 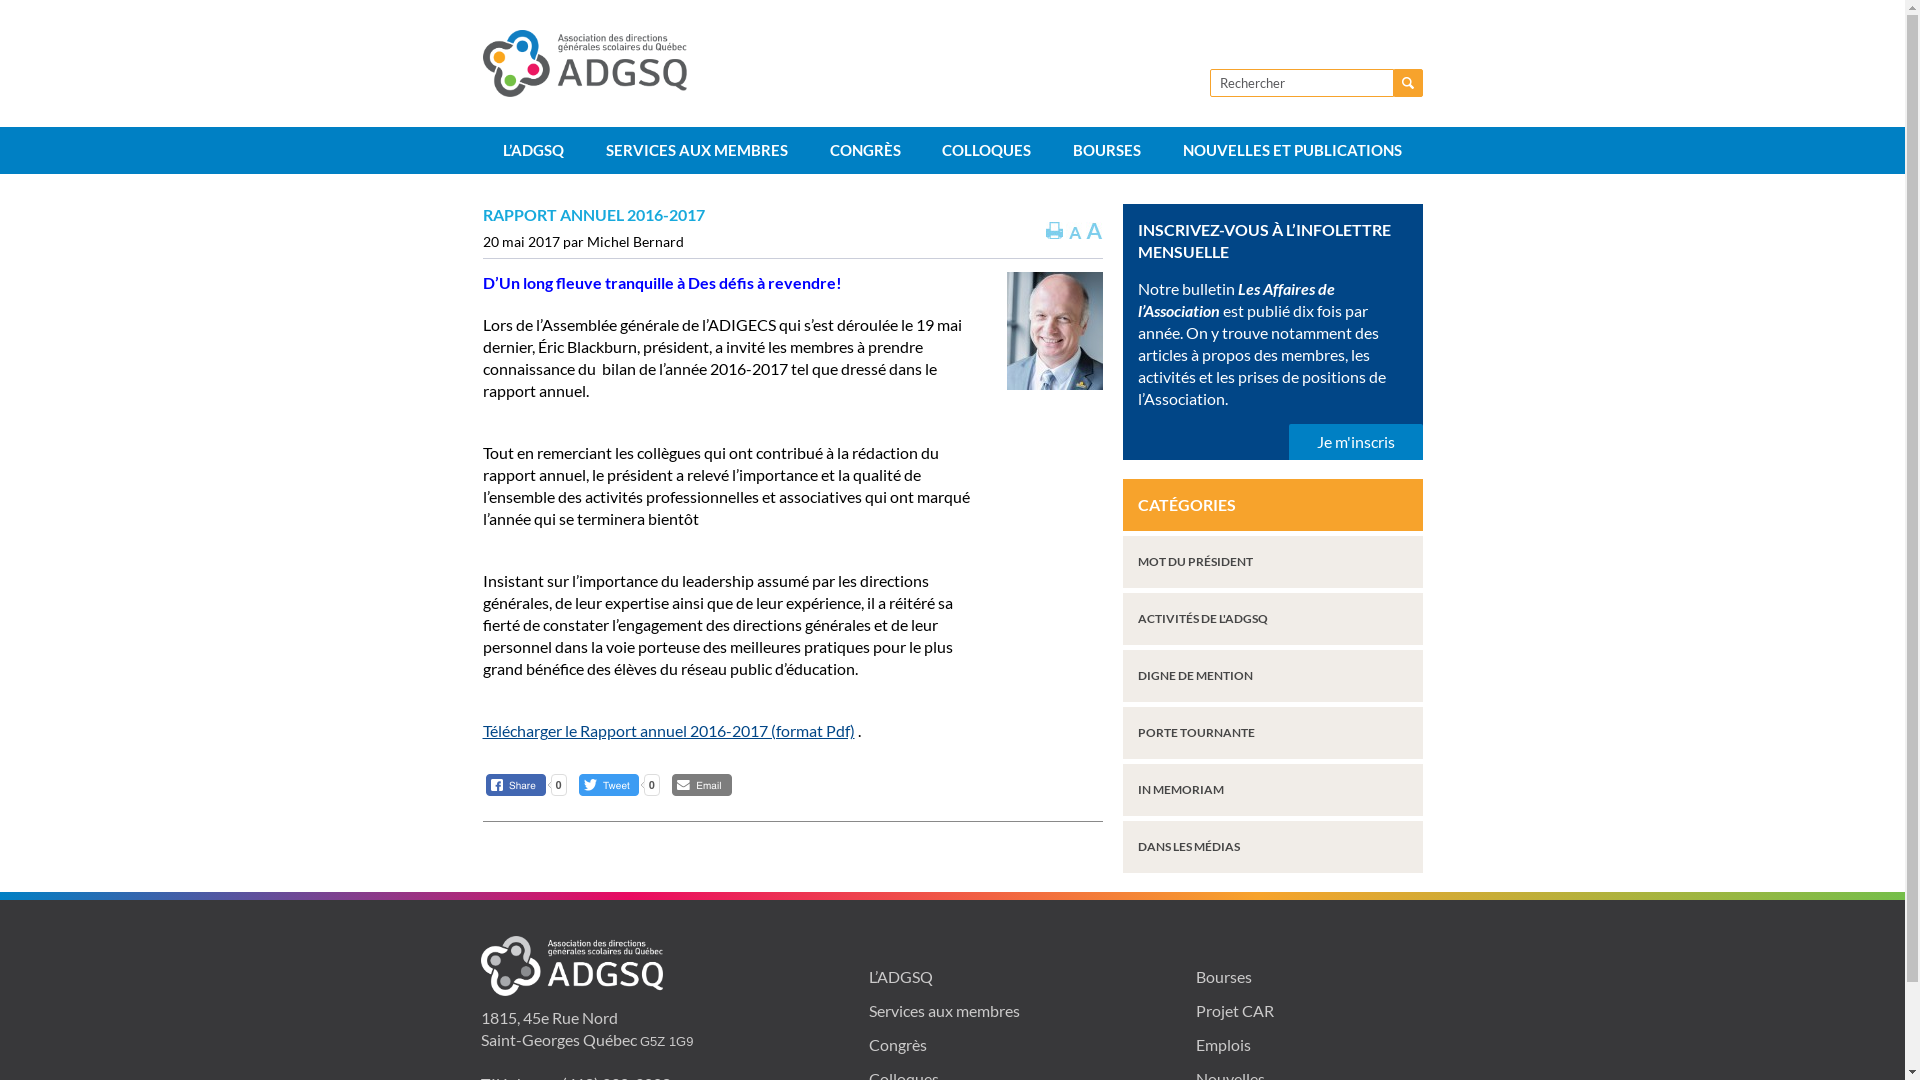 What do you see at coordinates (1271, 675) in the screenshot?
I see `'DIGNE DE MENTION'` at bounding box center [1271, 675].